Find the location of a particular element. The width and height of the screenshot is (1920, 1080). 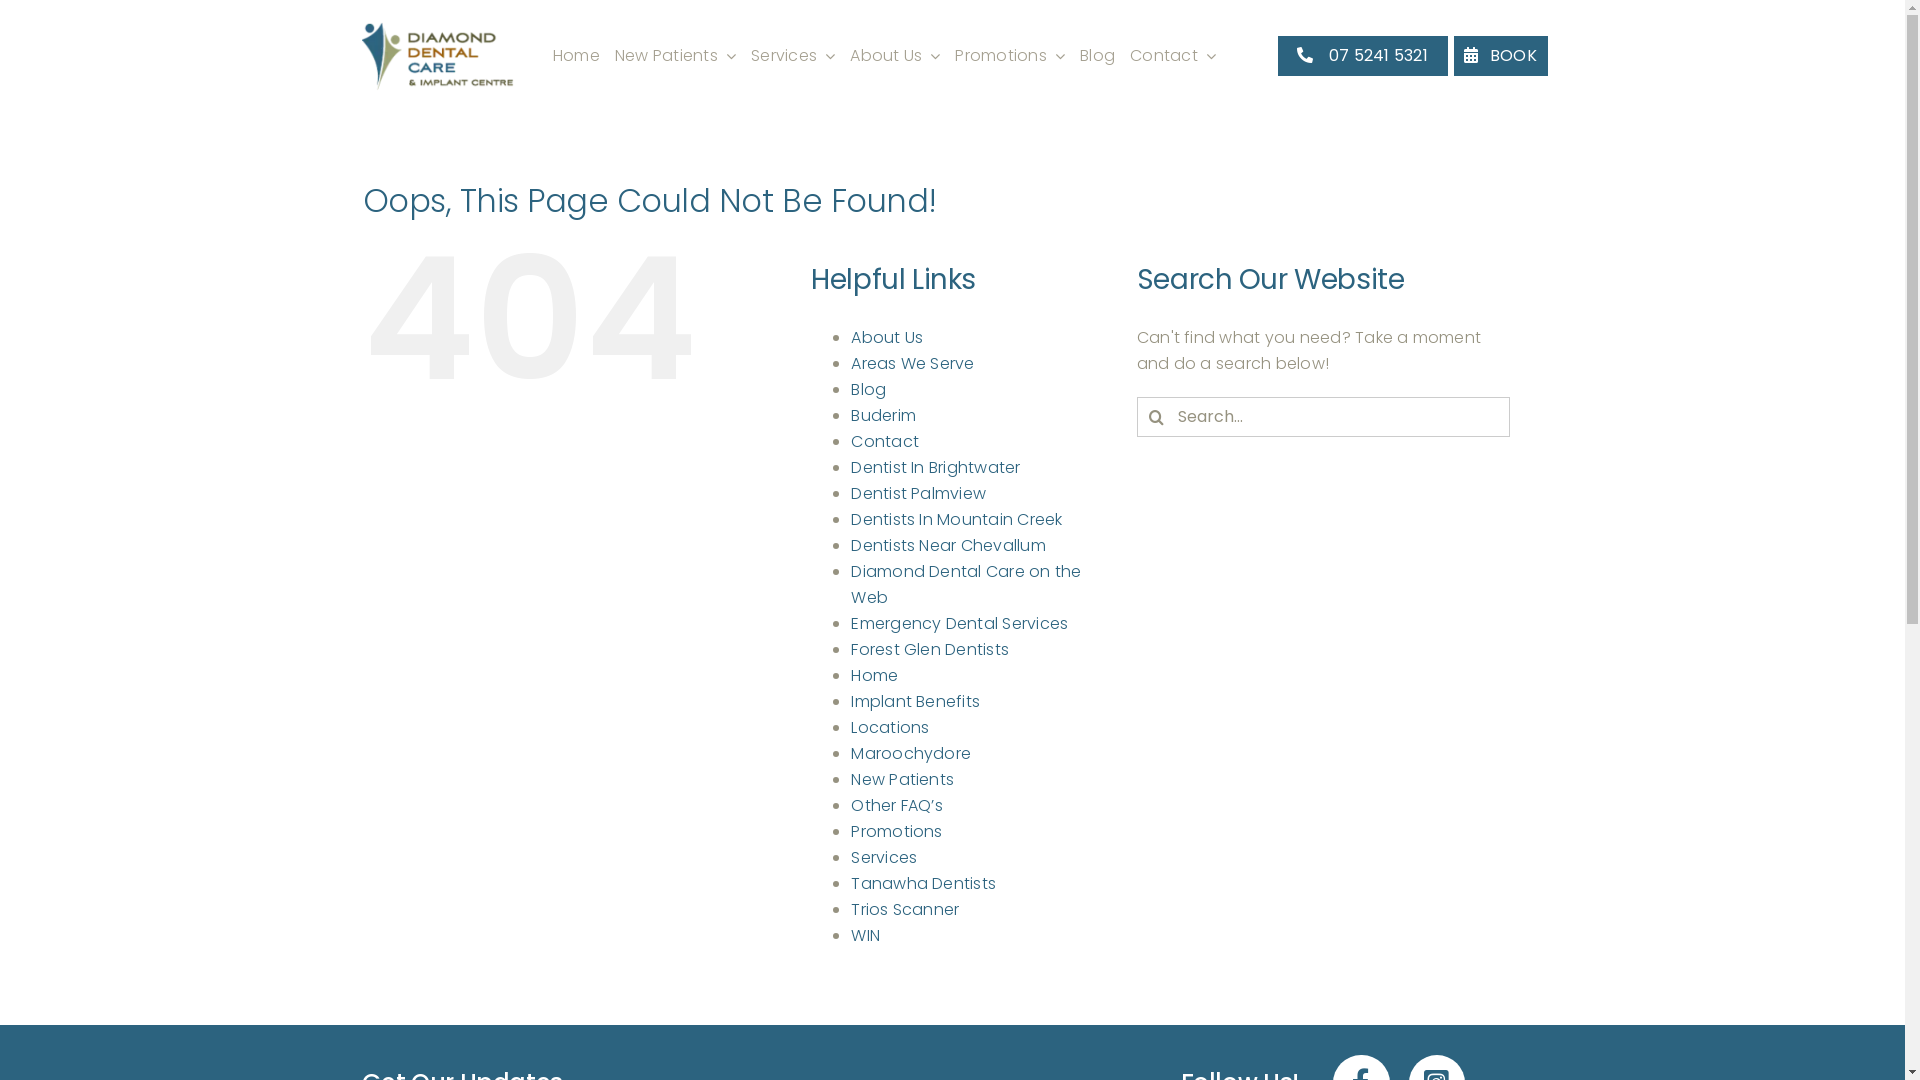

'Blog' is located at coordinates (1096, 55).